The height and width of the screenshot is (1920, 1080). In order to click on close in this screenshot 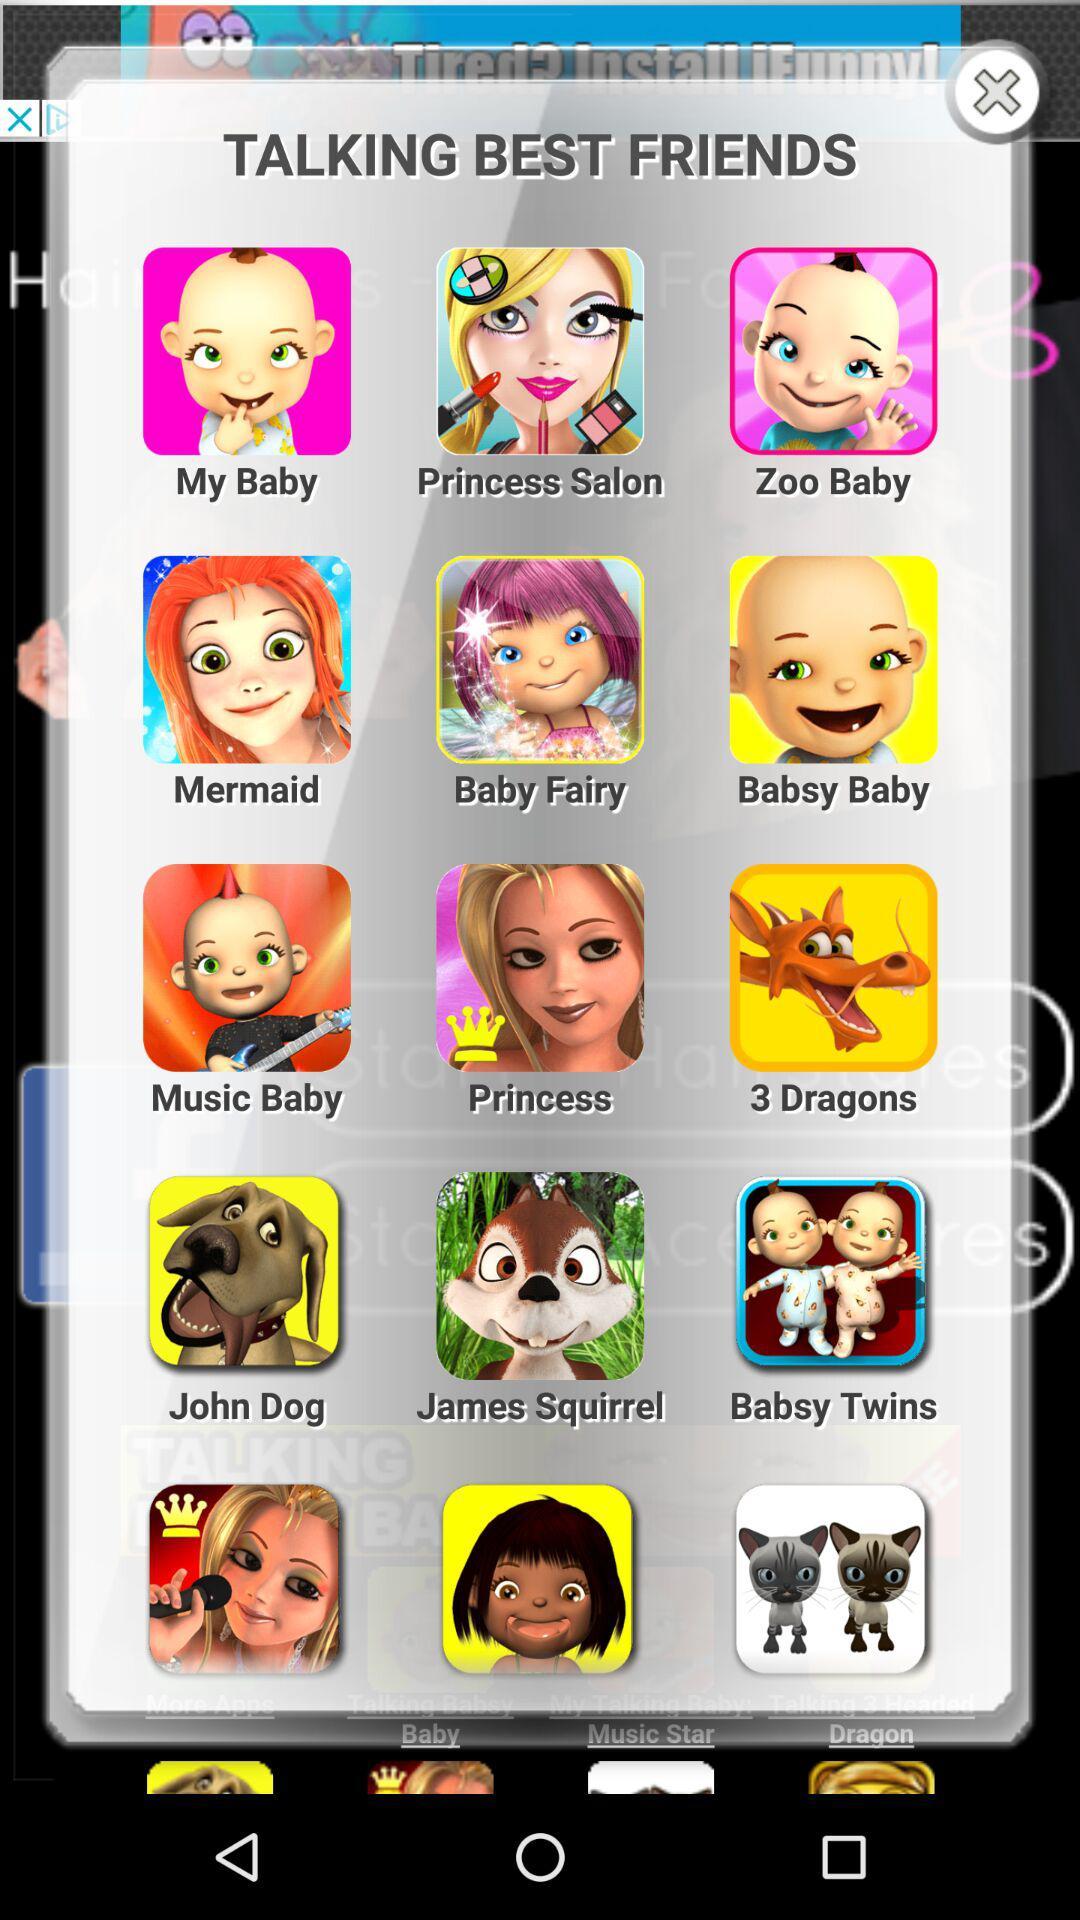, I will do `click(1001, 93)`.